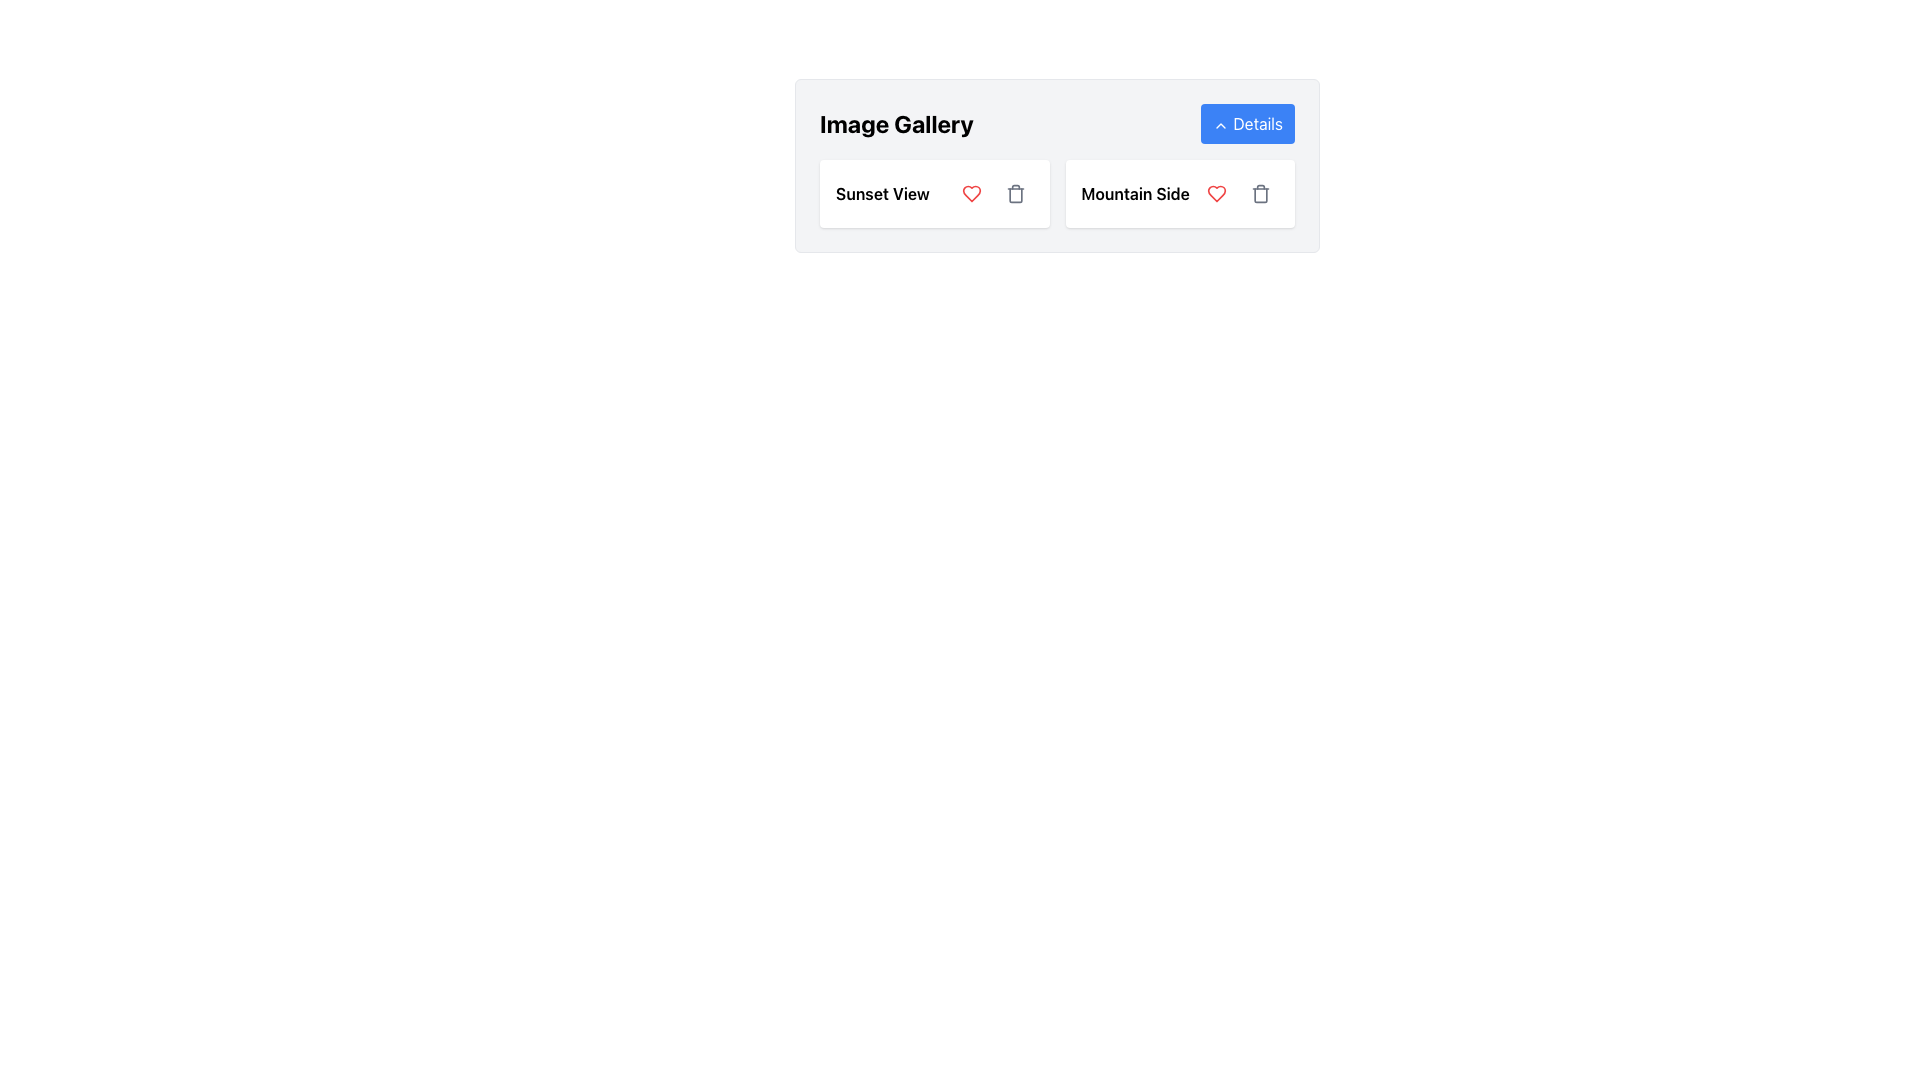 The image size is (1920, 1080). What do you see at coordinates (1220, 125) in the screenshot?
I see `the small upward-pointing arrow icon within the blue 'Details' button in the top-right corner of the 'Image Gallery' panel` at bounding box center [1220, 125].